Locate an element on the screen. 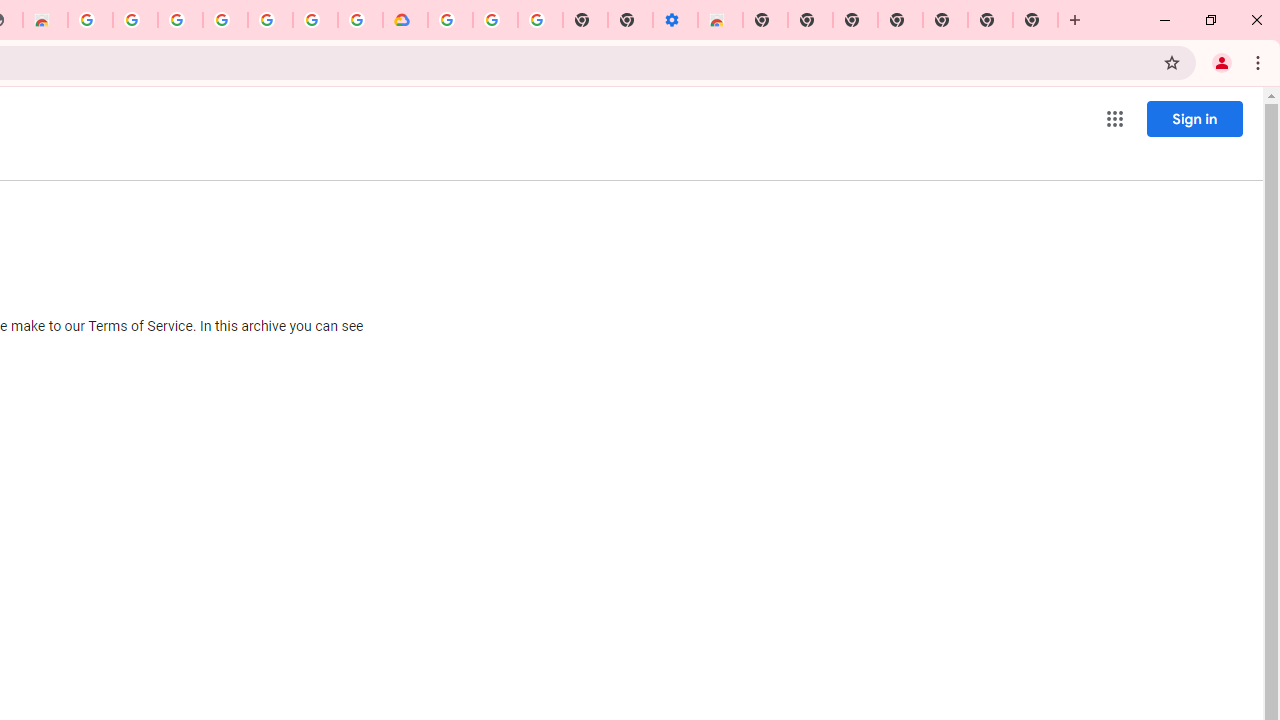 Image resolution: width=1280 pixels, height=720 pixels. 'Chrome Web Store - Accessibility extensions' is located at coordinates (720, 20).